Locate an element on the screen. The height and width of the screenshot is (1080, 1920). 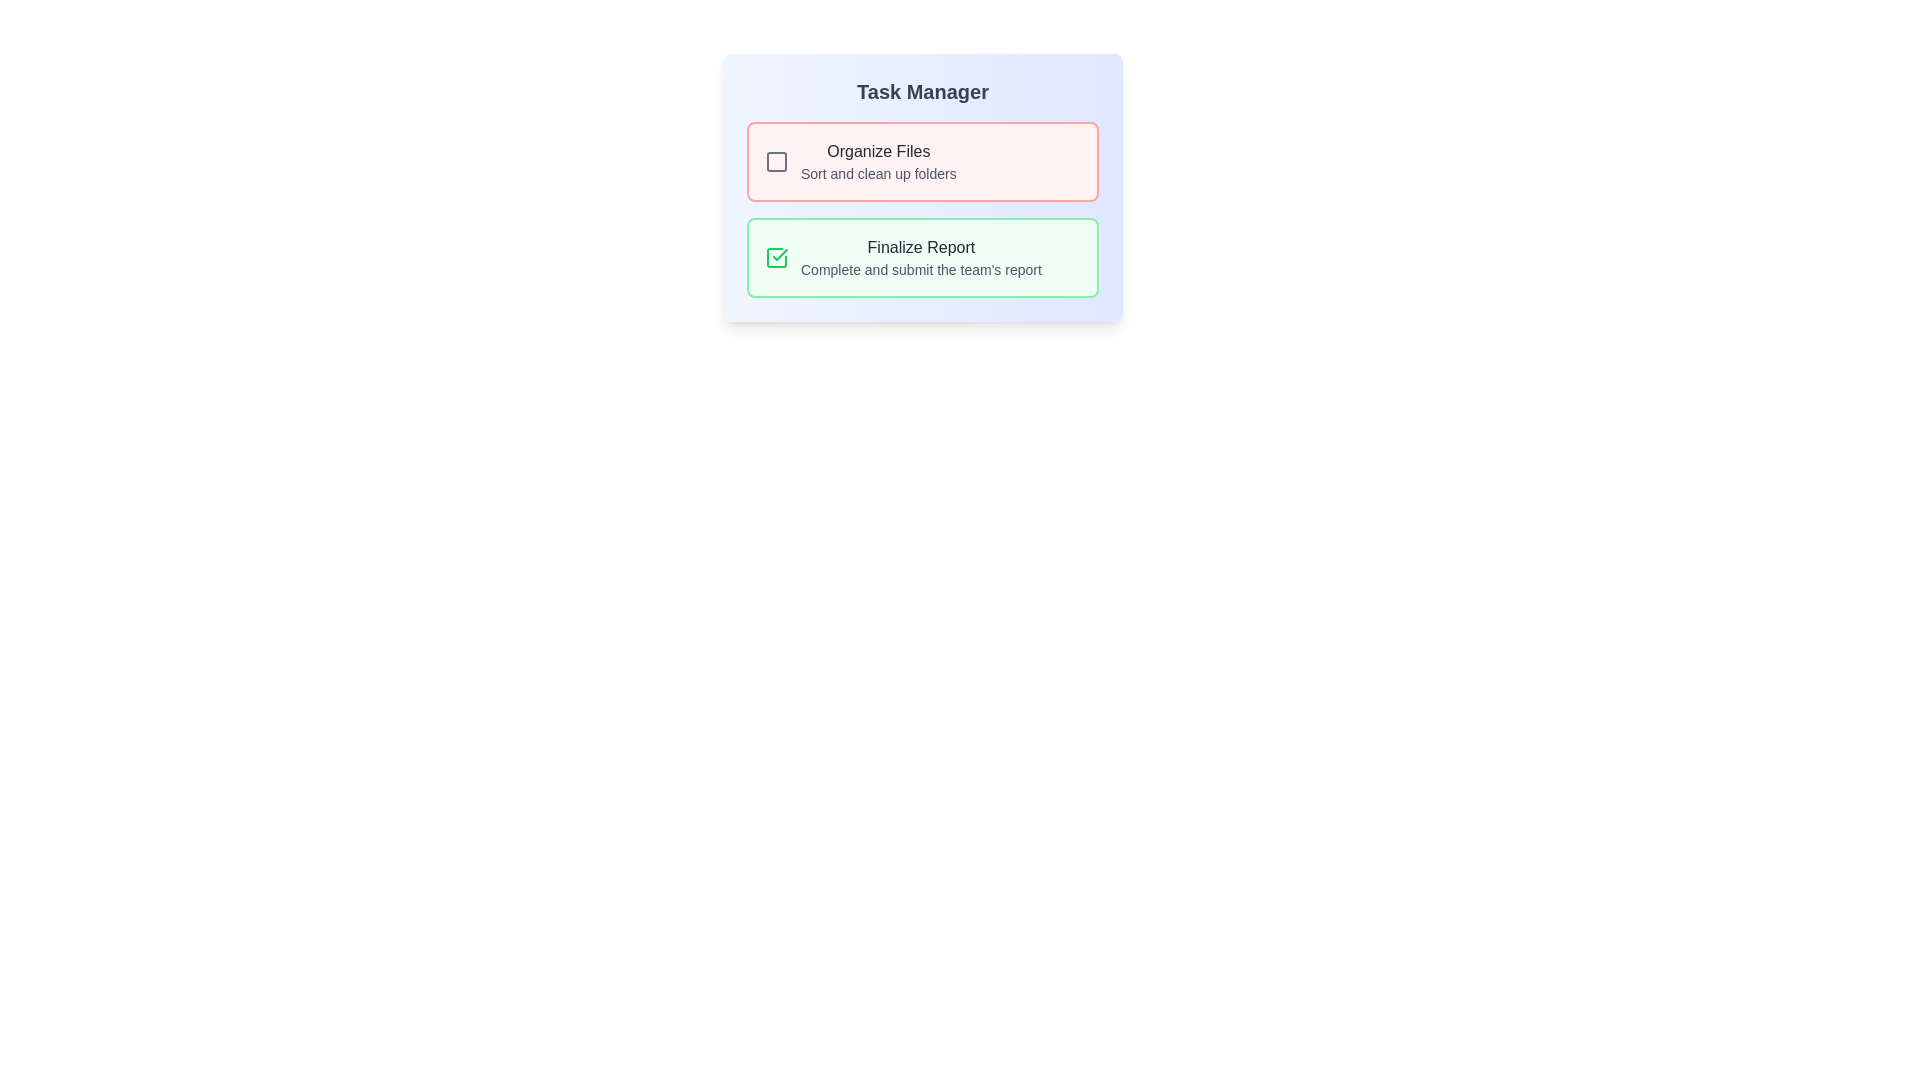
the checkmark icon that indicates a completed task within the 'Finalize Report' section of the Task Manager is located at coordinates (779, 253).